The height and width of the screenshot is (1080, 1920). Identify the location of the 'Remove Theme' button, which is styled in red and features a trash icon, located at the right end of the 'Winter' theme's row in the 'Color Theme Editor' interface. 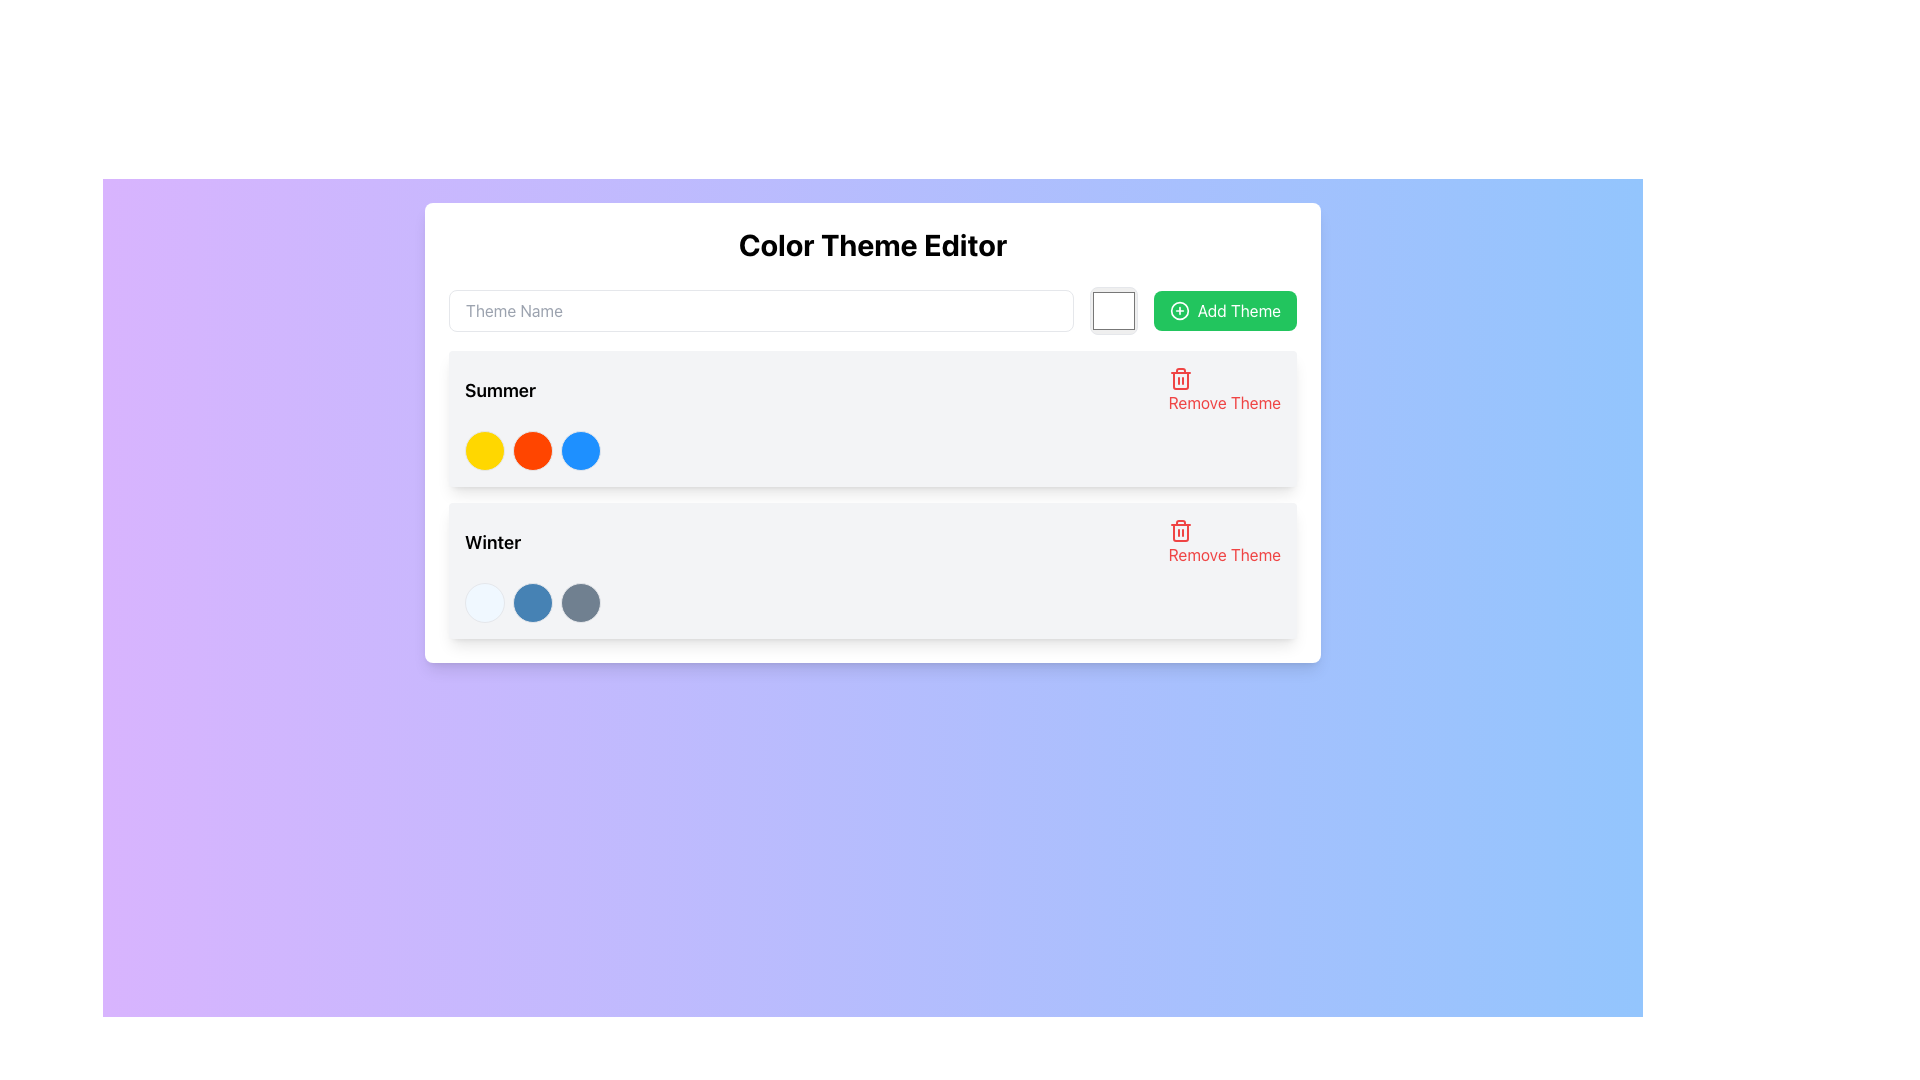
(1223, 543).